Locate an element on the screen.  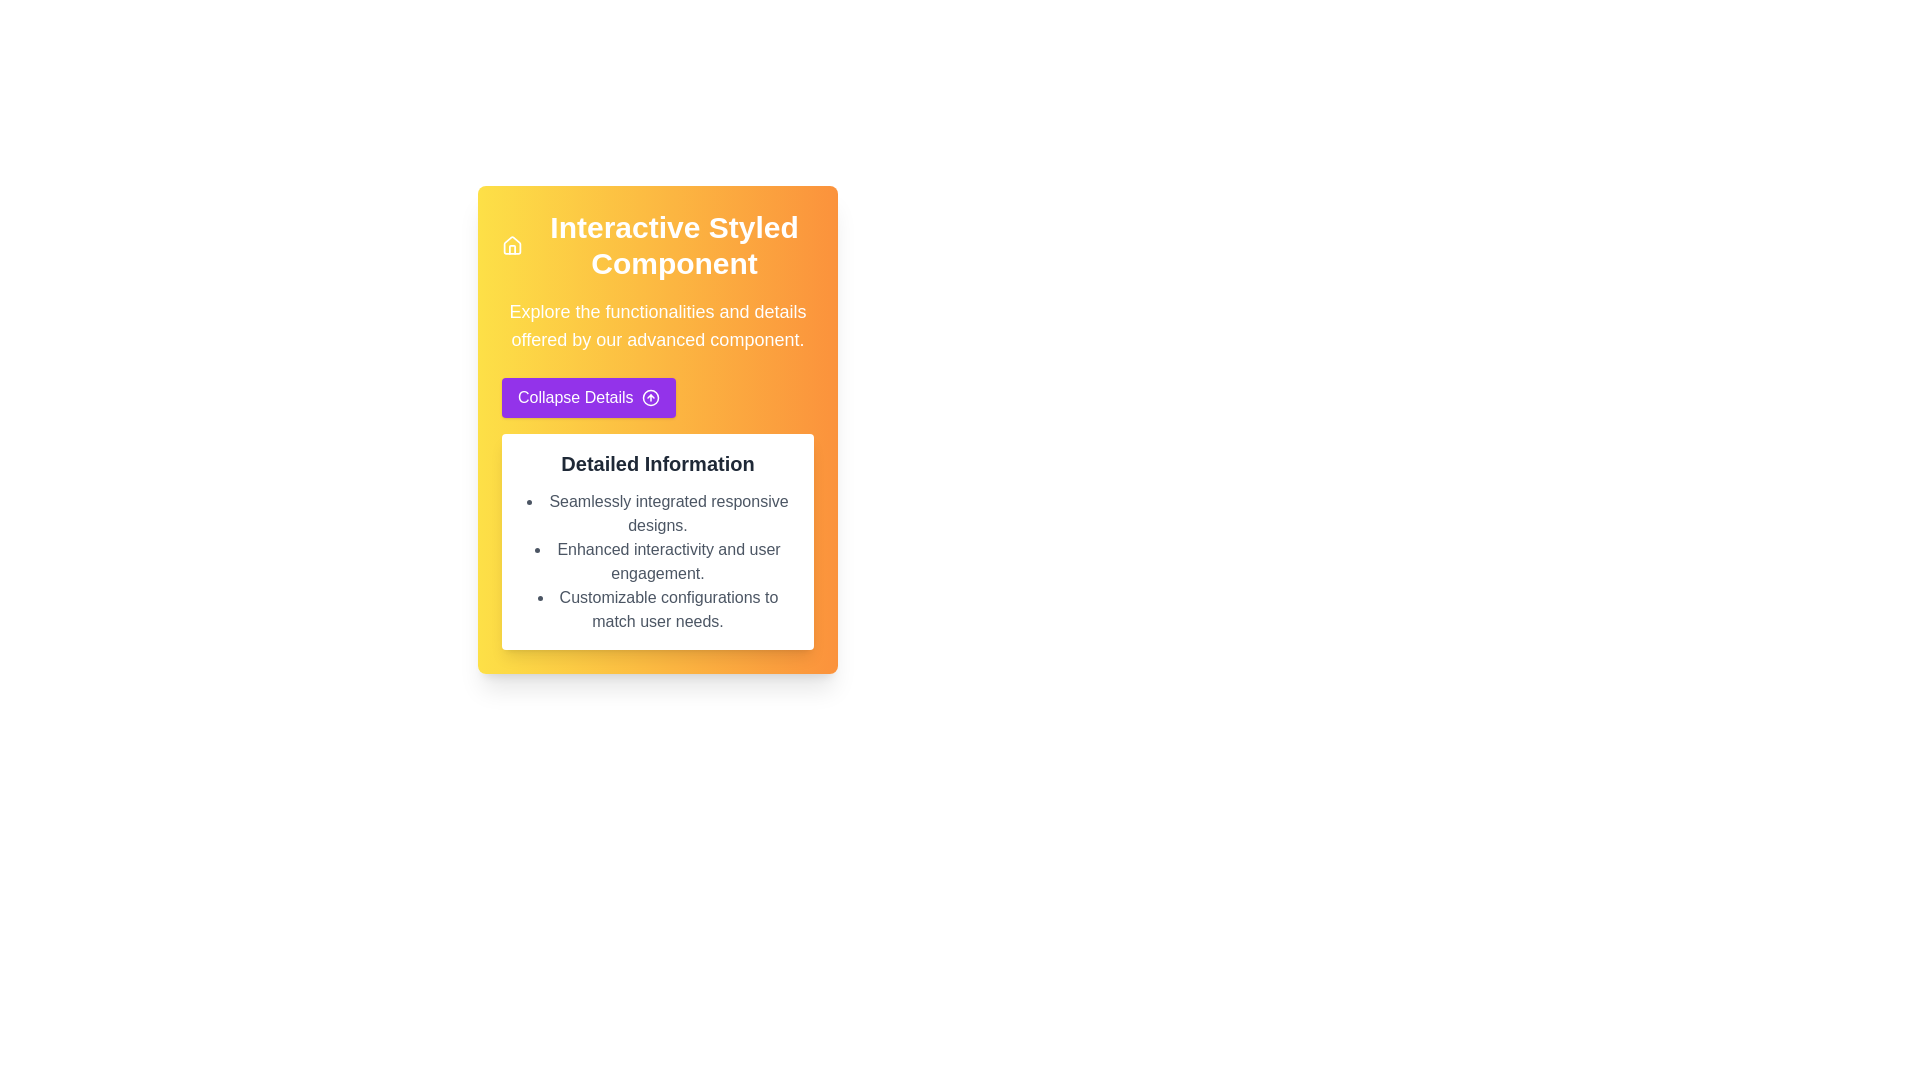
the third list item in the bulleted list reading 'Customizable configurations to match user needs.' located within the 'Detailed Information' section of the orange card titled 'Interactive Styled Component' is located at coordinates (657, 608).